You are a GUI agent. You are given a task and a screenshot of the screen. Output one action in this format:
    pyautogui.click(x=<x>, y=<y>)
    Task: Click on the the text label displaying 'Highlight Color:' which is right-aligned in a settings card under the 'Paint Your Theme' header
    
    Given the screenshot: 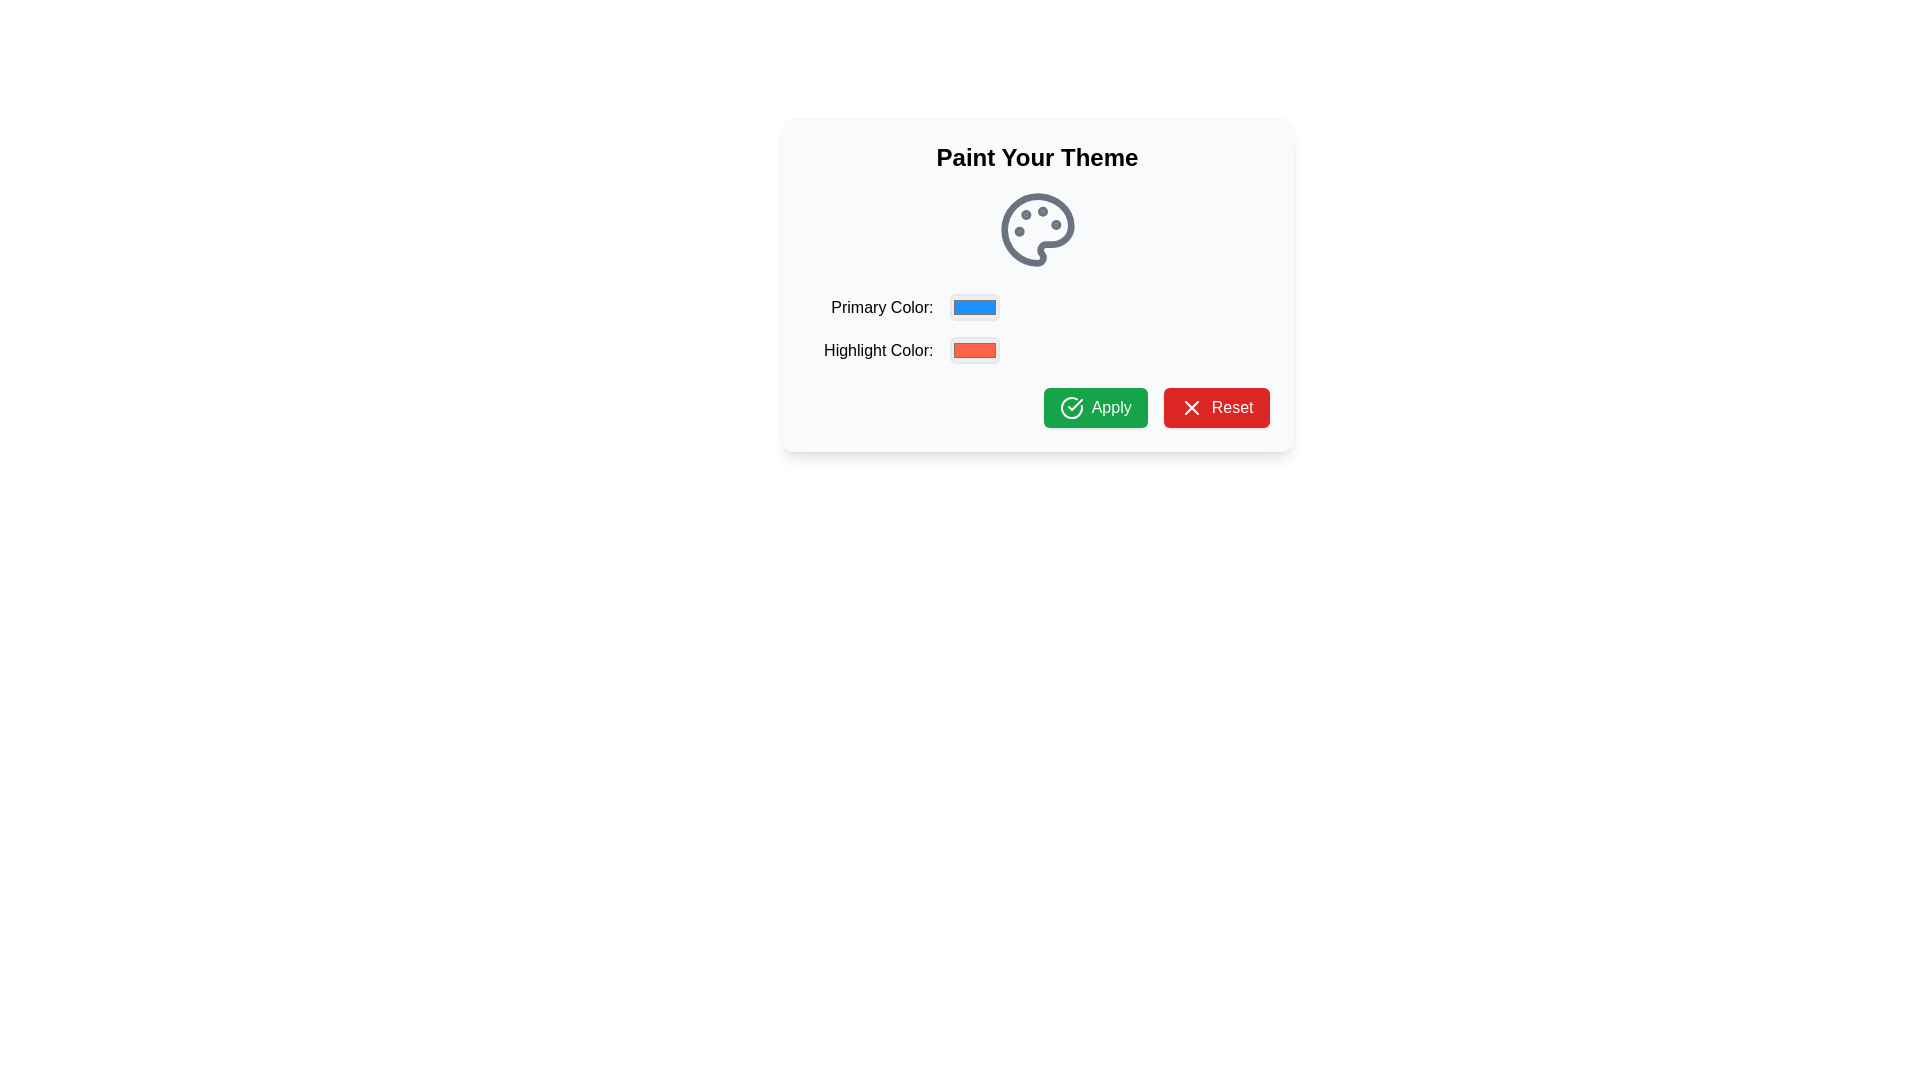 What is the action you would take?
    pyautogui.click(x=869, y=349)
    